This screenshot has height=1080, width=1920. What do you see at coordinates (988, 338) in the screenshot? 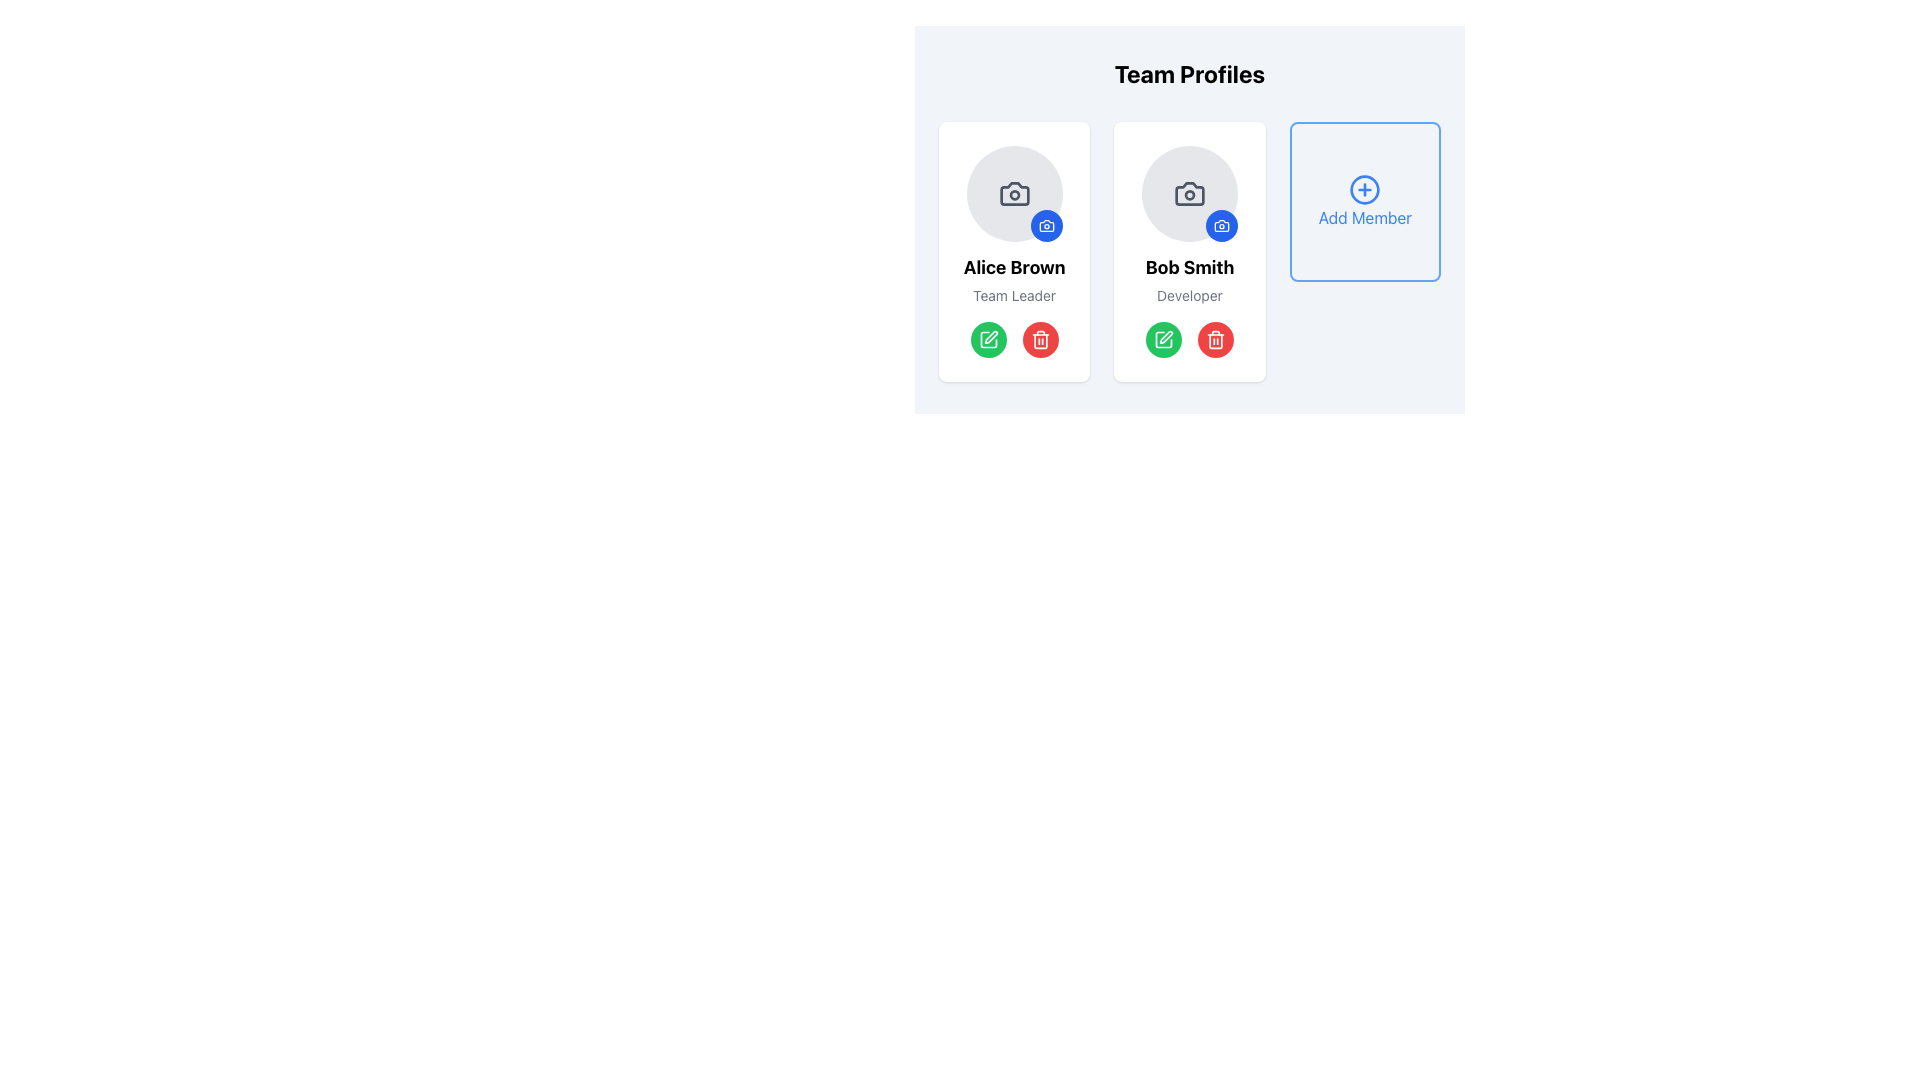
I see `the pen icon button located within the green circular background of the profile card for 'Alice Brown Team Leader' to initiate edit mode` at bounding box center [988, 338].